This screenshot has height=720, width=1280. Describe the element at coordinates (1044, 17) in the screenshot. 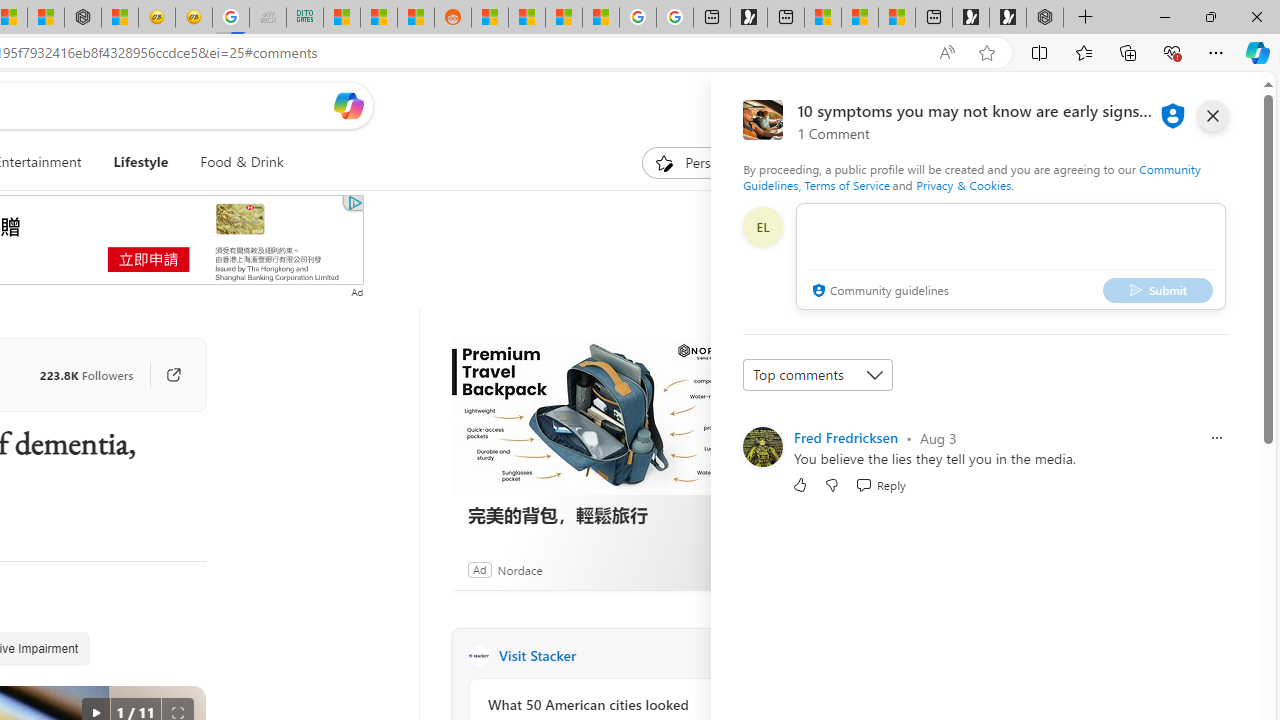

I see `'Nordace - Nordace Siena Is Not An Ordinary Backpack'` at that location.